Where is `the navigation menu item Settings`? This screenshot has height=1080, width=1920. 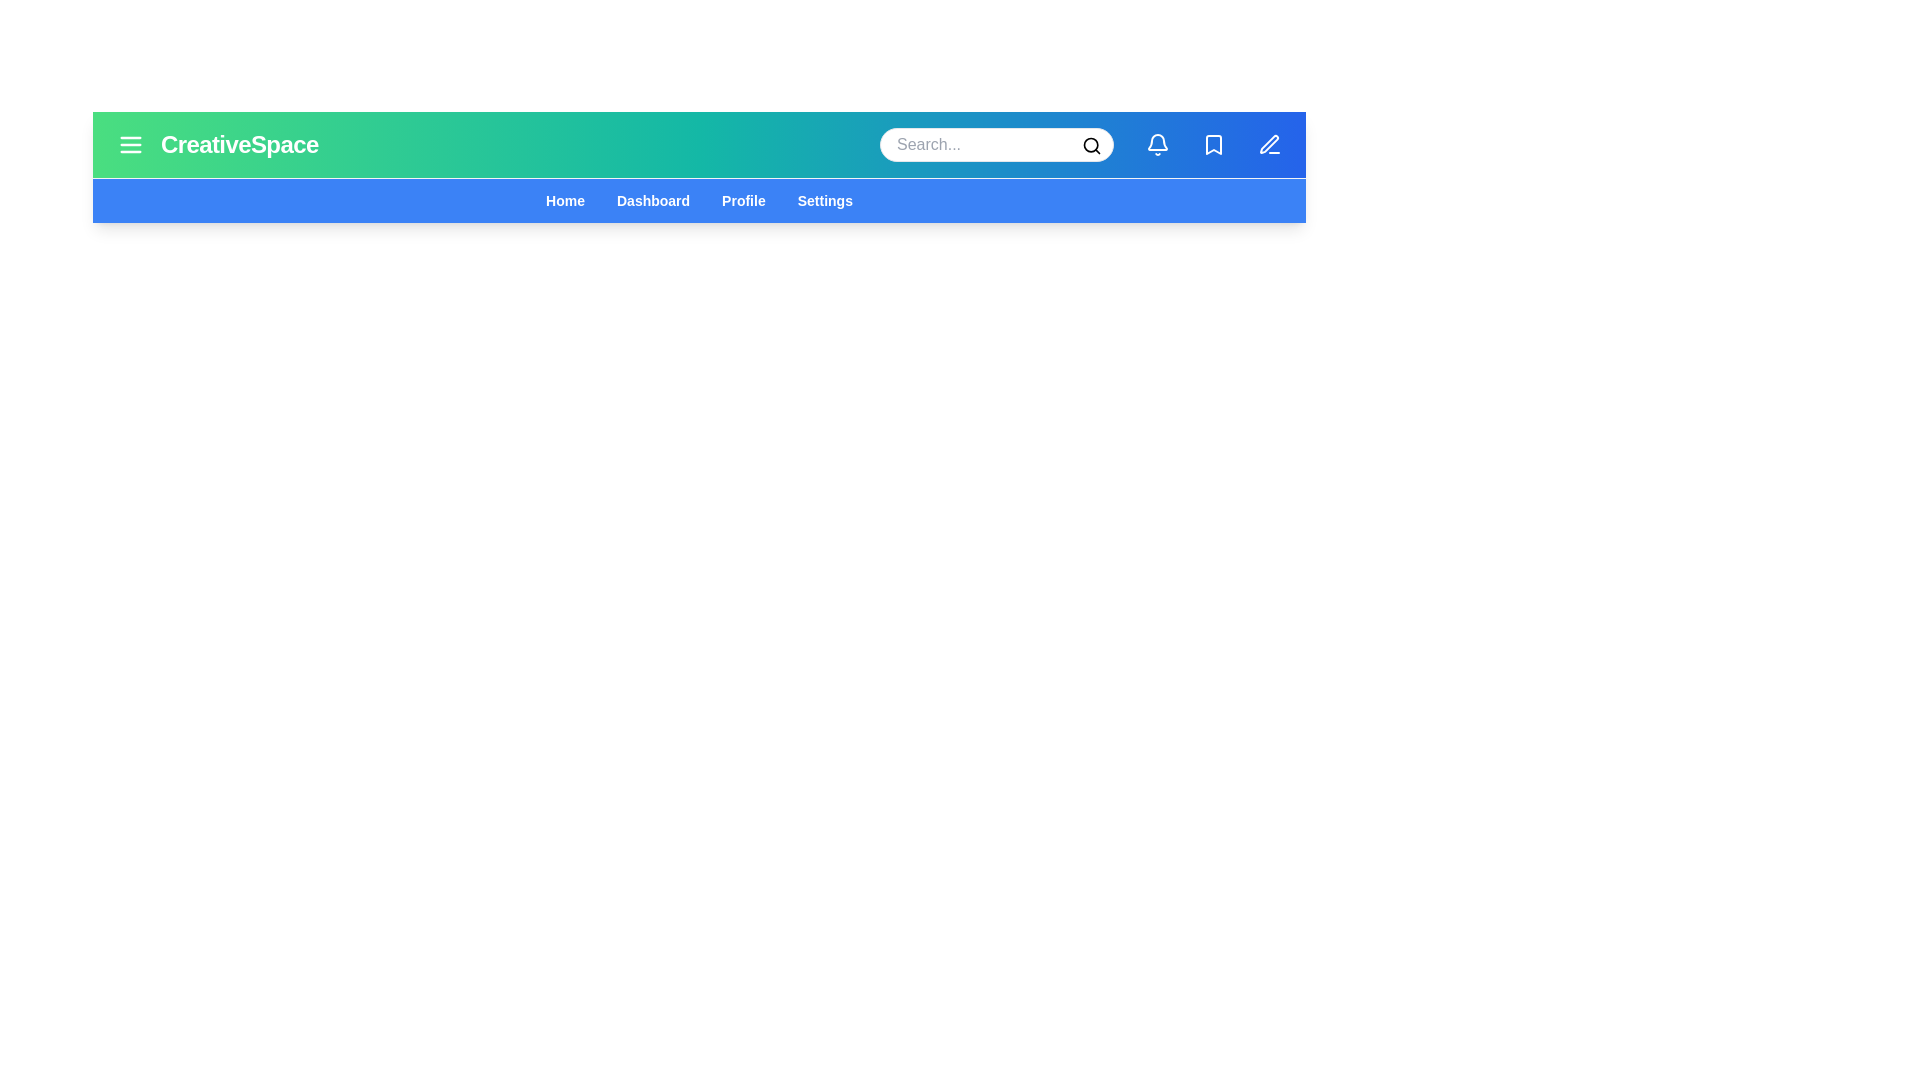
the navigation menu item Settings is located at coordinates (825, 200).